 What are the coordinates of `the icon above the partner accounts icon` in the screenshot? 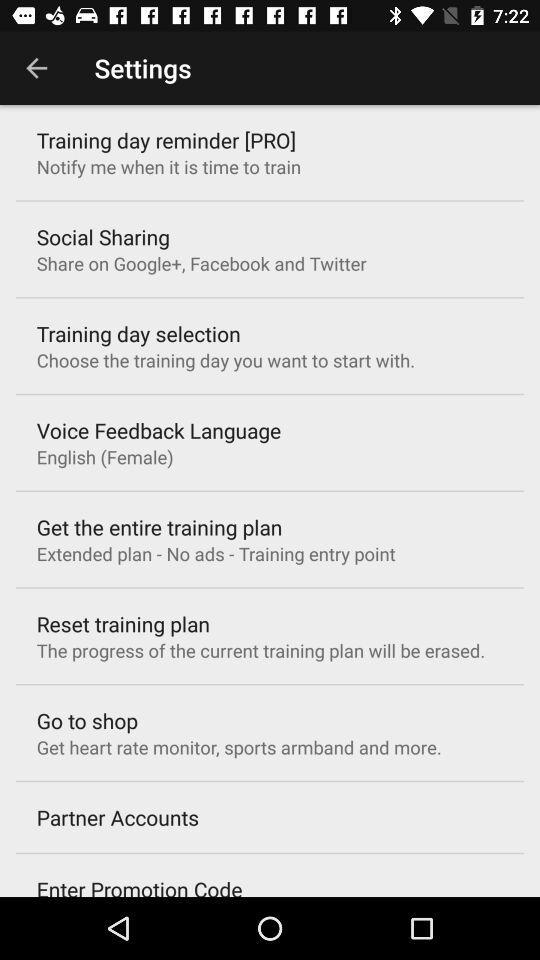 It's located at (239, 746).